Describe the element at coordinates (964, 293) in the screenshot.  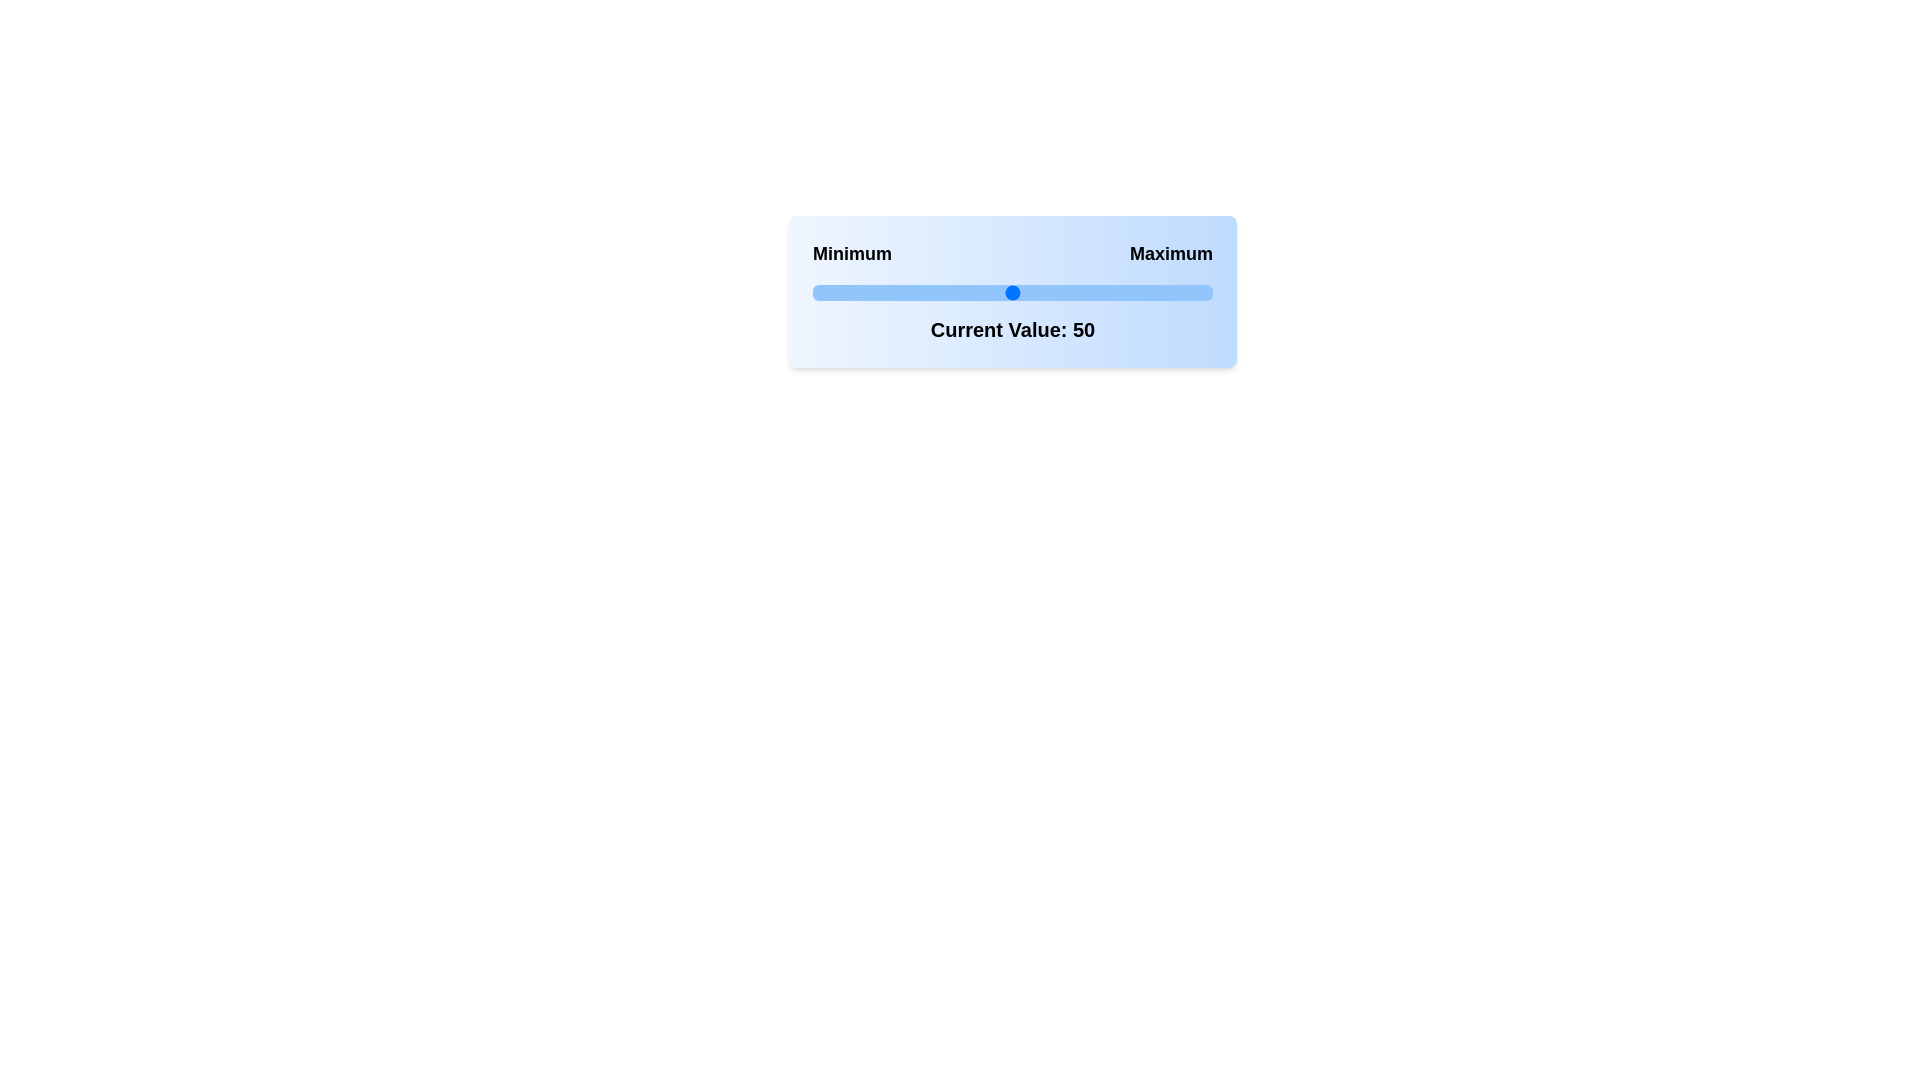
I see `the slider to set its value to 38` at that location.